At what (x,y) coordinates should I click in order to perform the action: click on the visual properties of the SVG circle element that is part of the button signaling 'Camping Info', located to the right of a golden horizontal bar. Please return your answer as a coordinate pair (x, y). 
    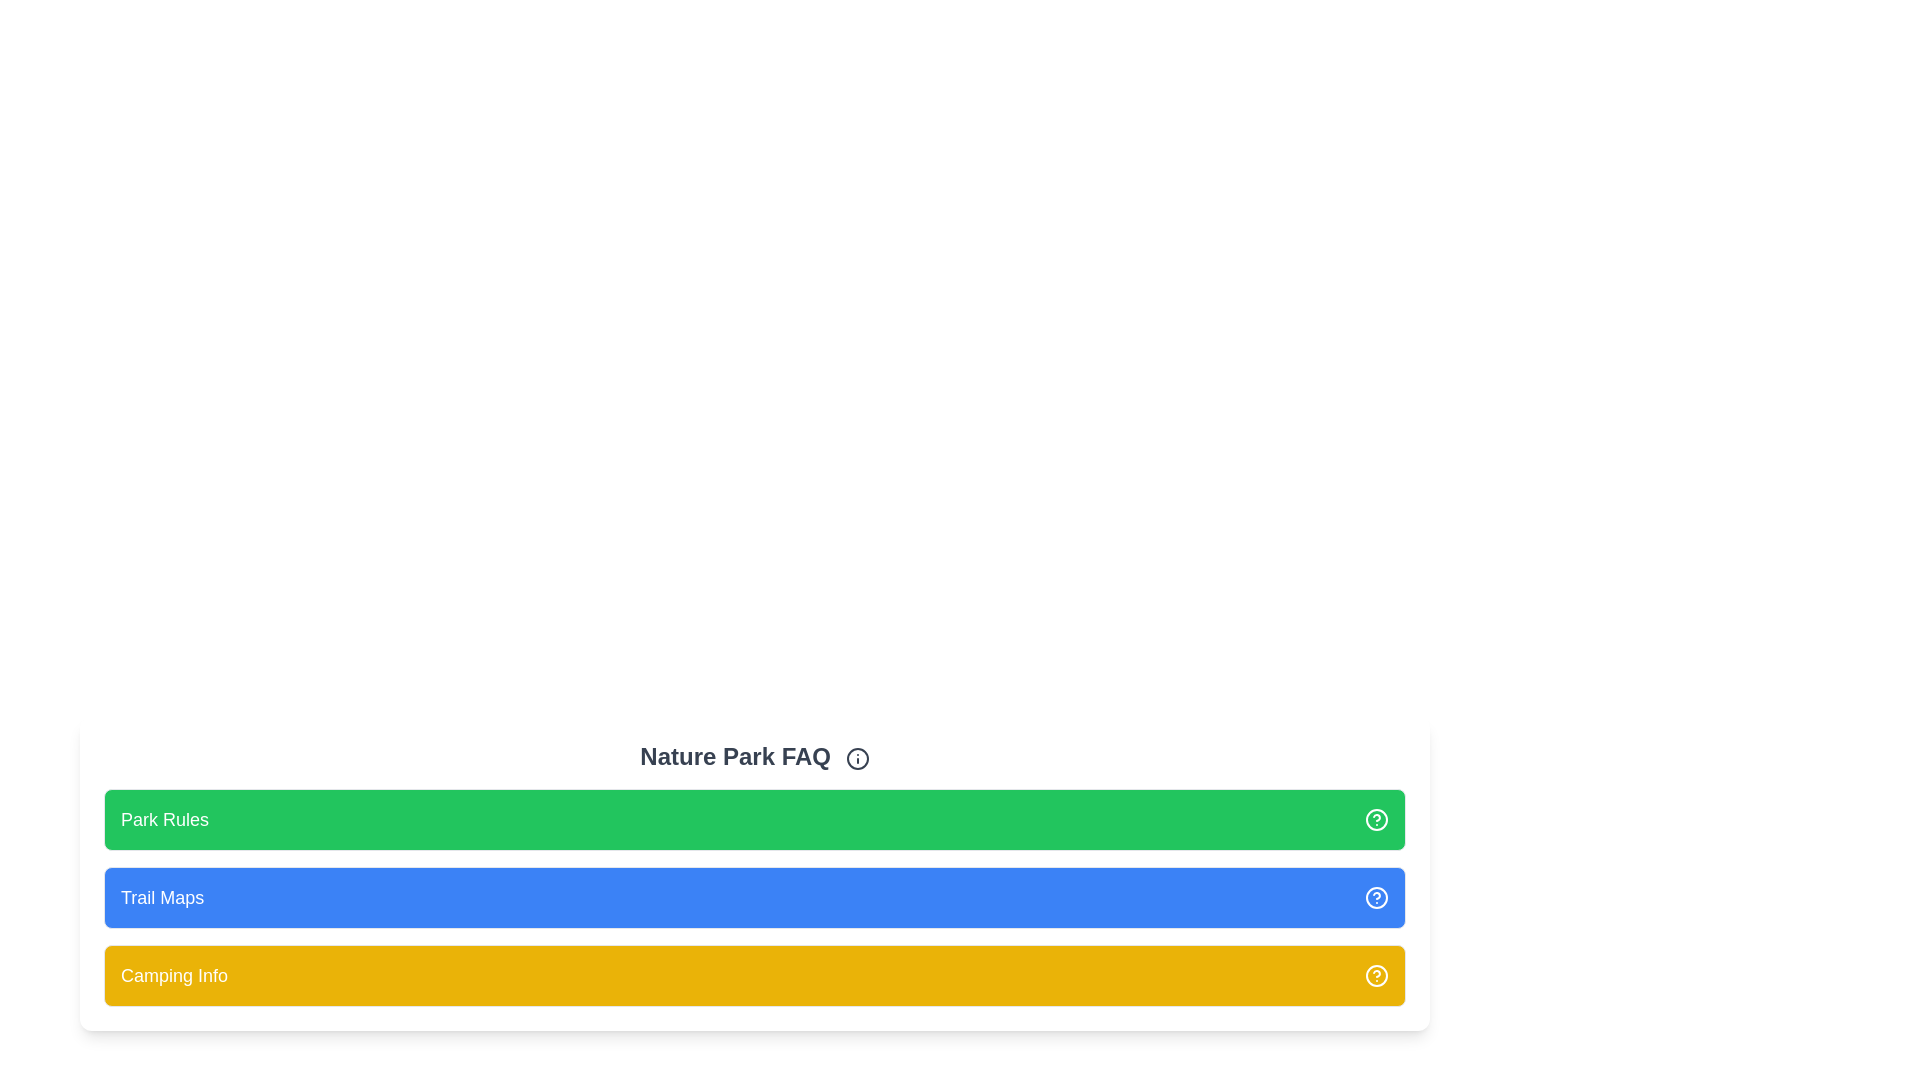
    Looking at the image, I should click on (1376, 974).